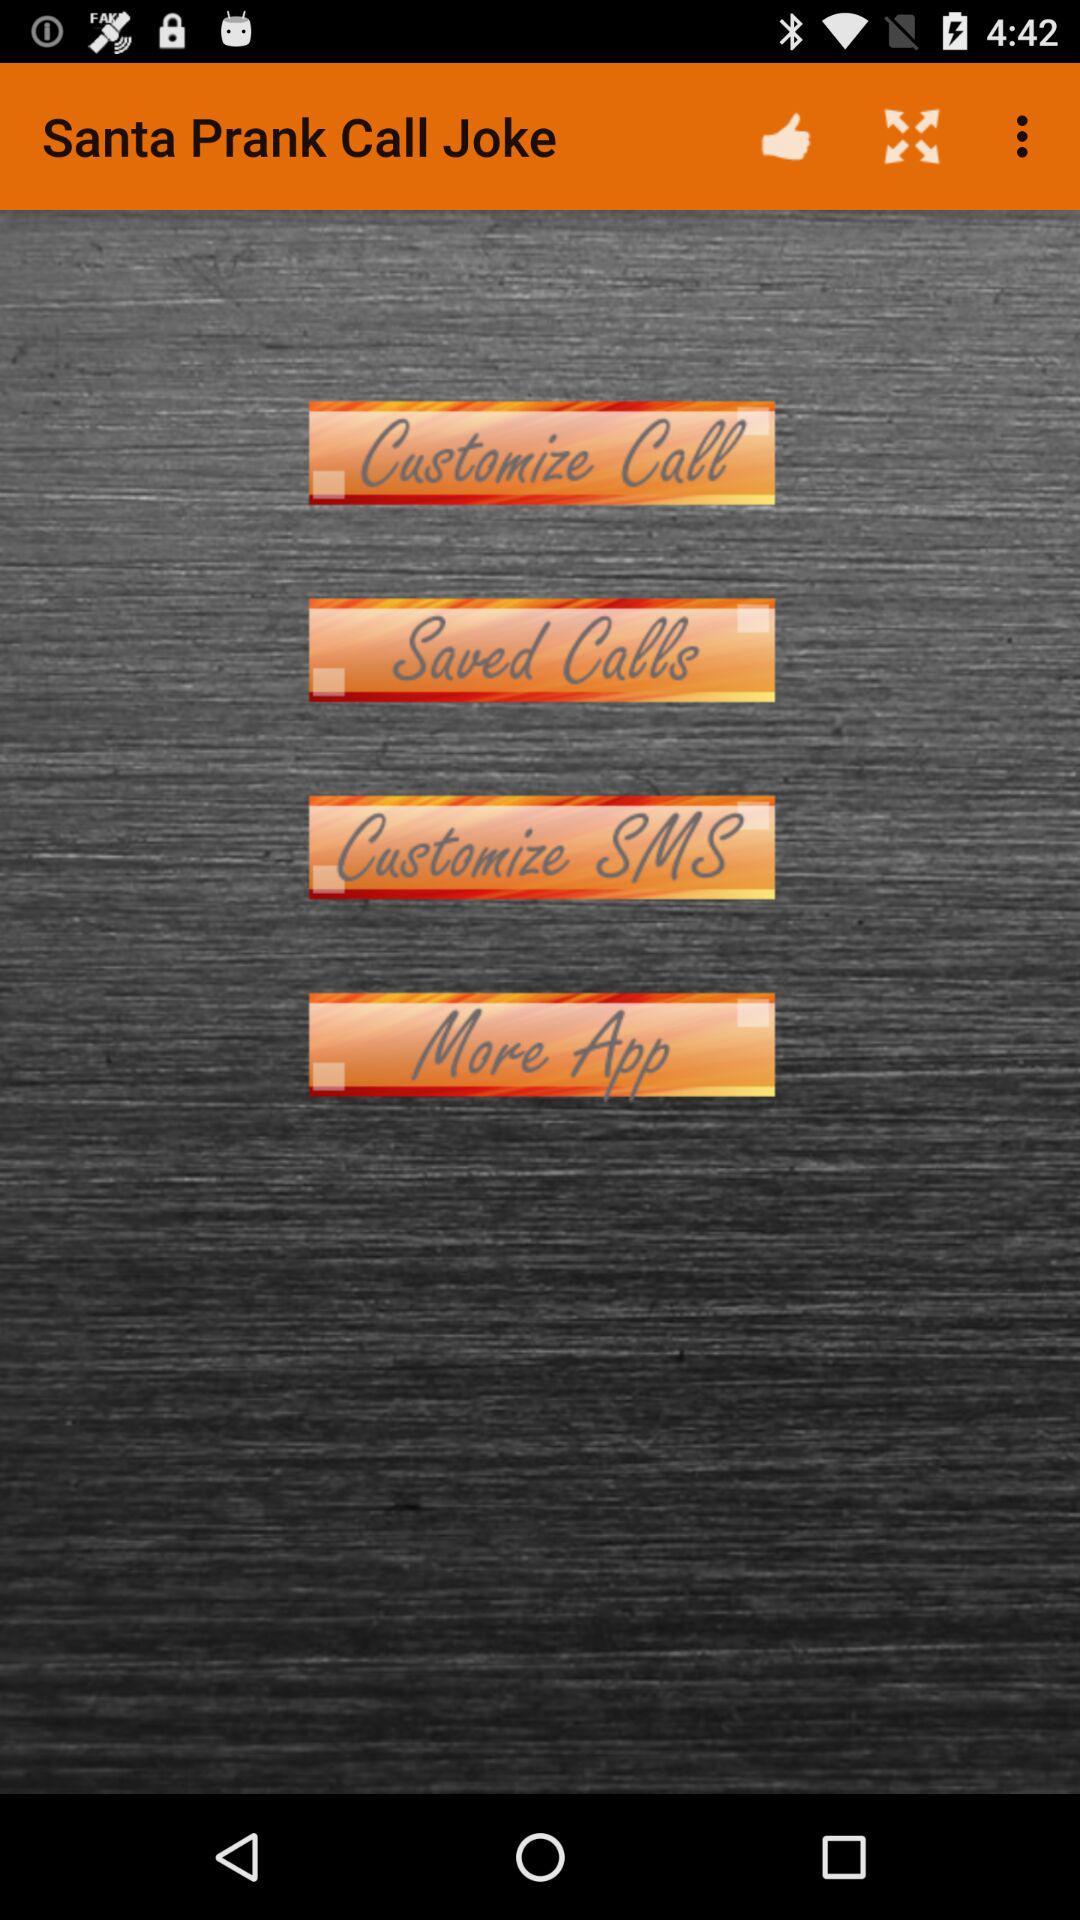  I want to click on customize call, so click(540, 451).